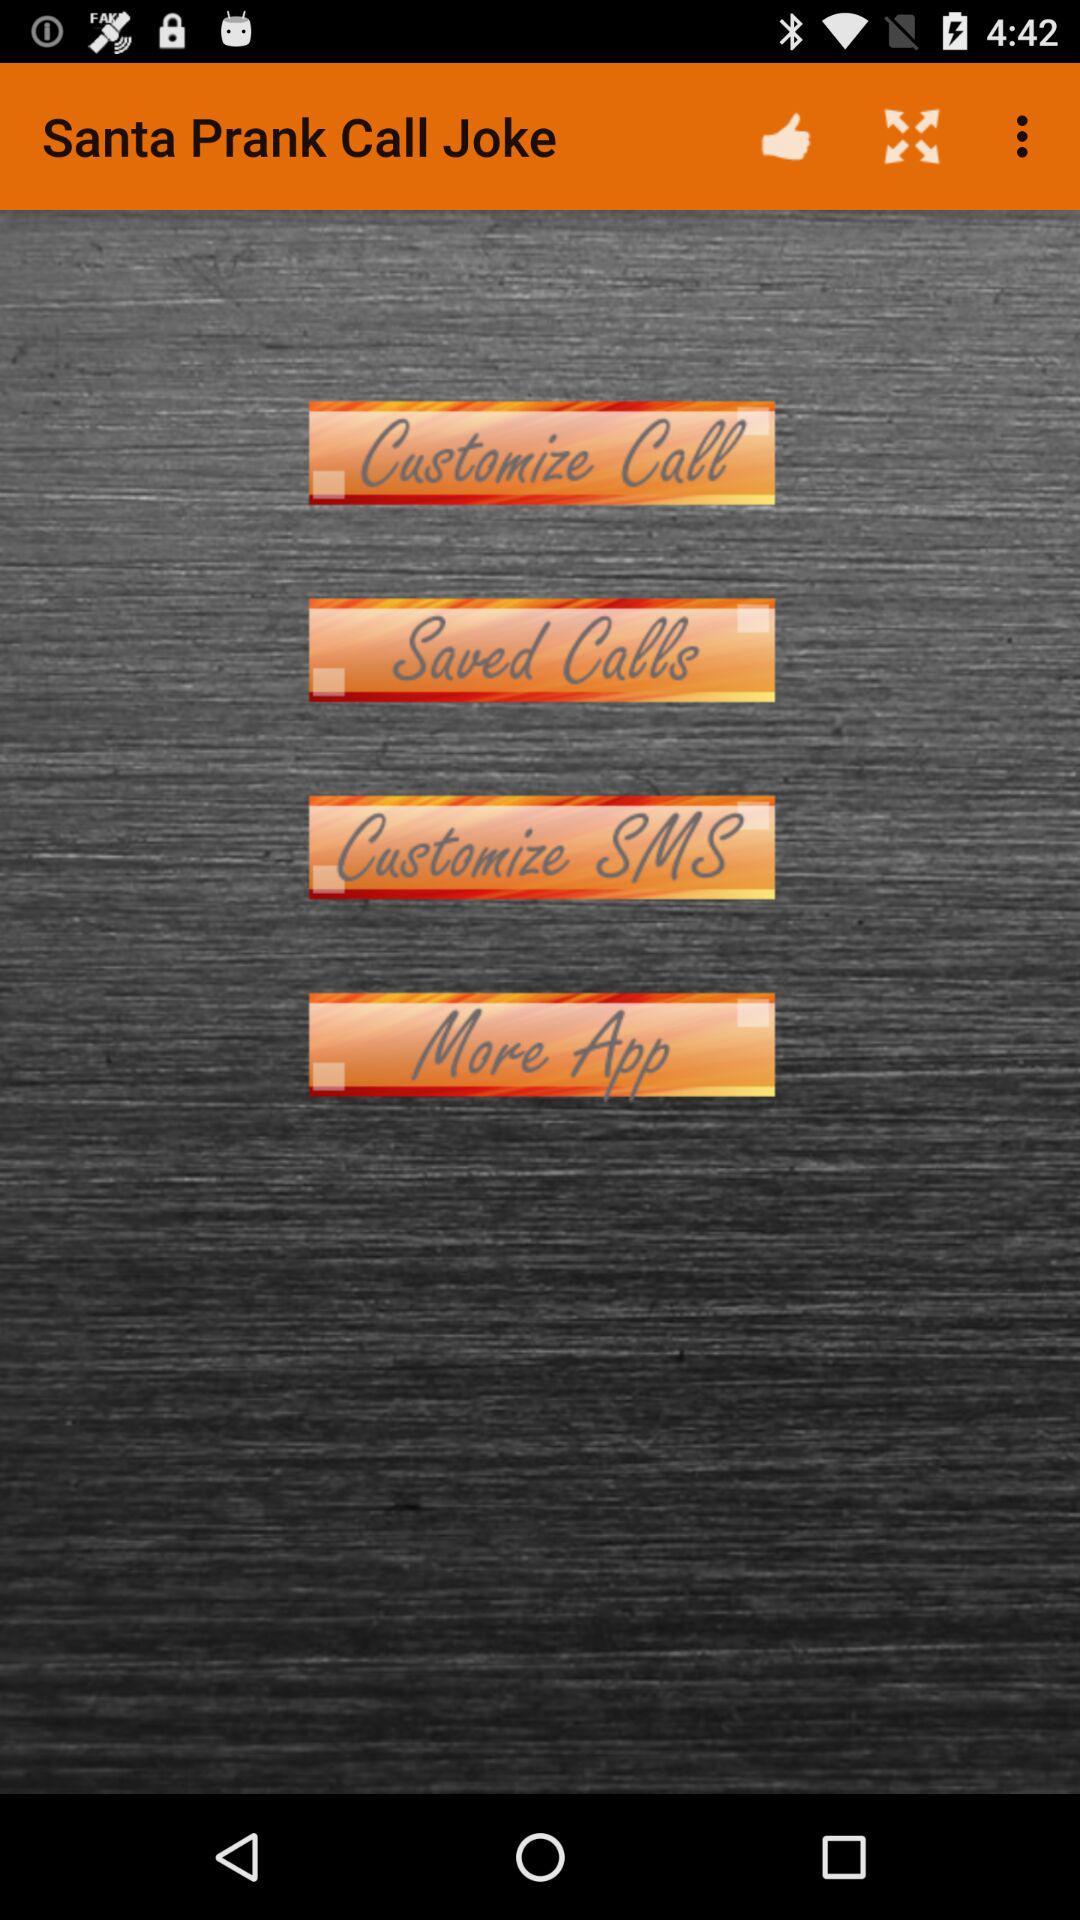  I want to click on customize call, so click(540, 451).